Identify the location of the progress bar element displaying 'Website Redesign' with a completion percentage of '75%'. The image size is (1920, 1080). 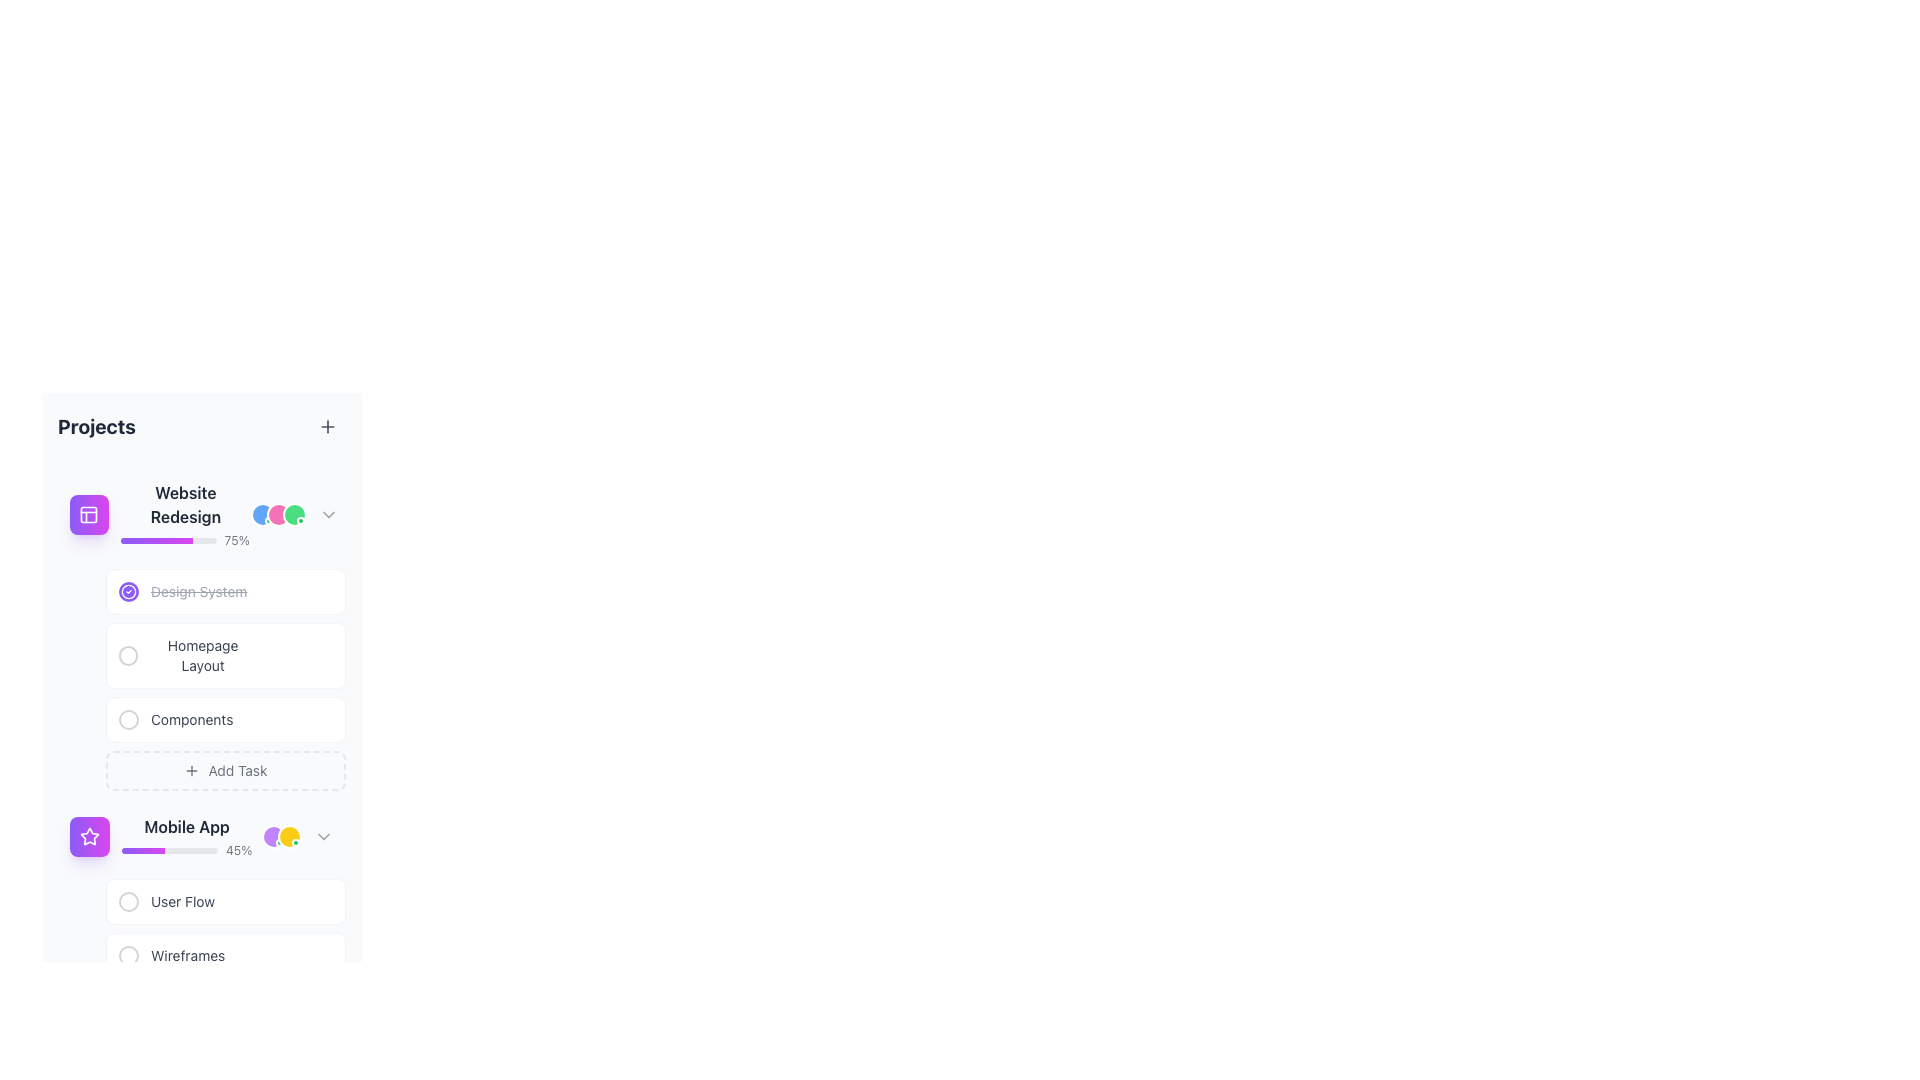
(185, 514).